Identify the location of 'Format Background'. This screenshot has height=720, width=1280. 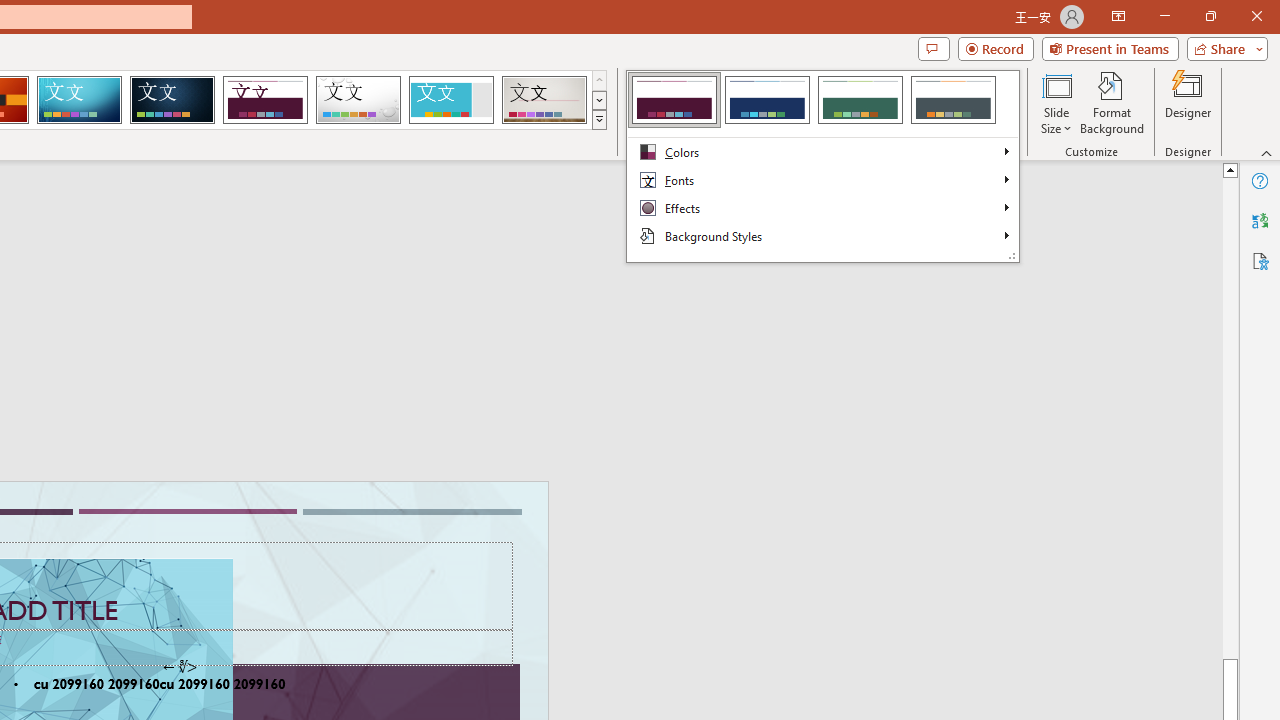
(1111, 103).